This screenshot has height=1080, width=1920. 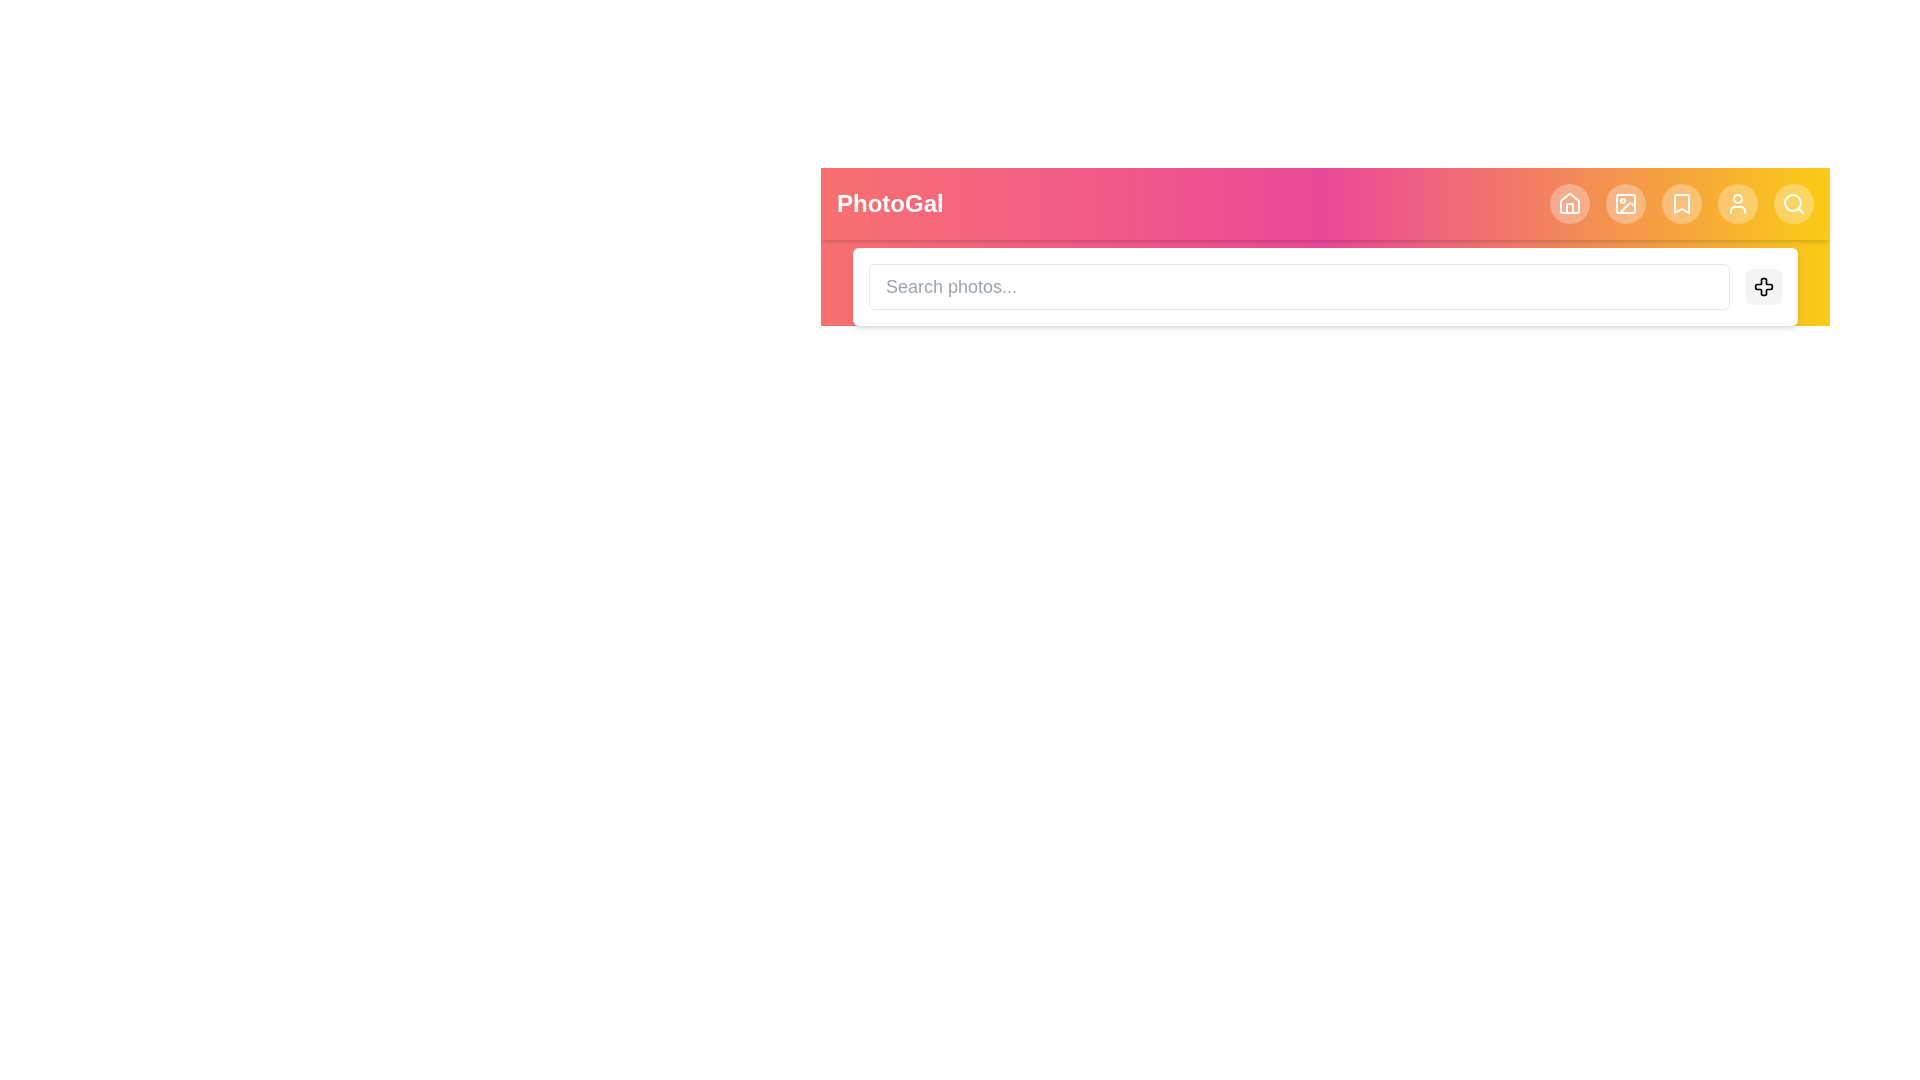 I want to click on the search bar to focus on it, so click(x=1299, y=286).